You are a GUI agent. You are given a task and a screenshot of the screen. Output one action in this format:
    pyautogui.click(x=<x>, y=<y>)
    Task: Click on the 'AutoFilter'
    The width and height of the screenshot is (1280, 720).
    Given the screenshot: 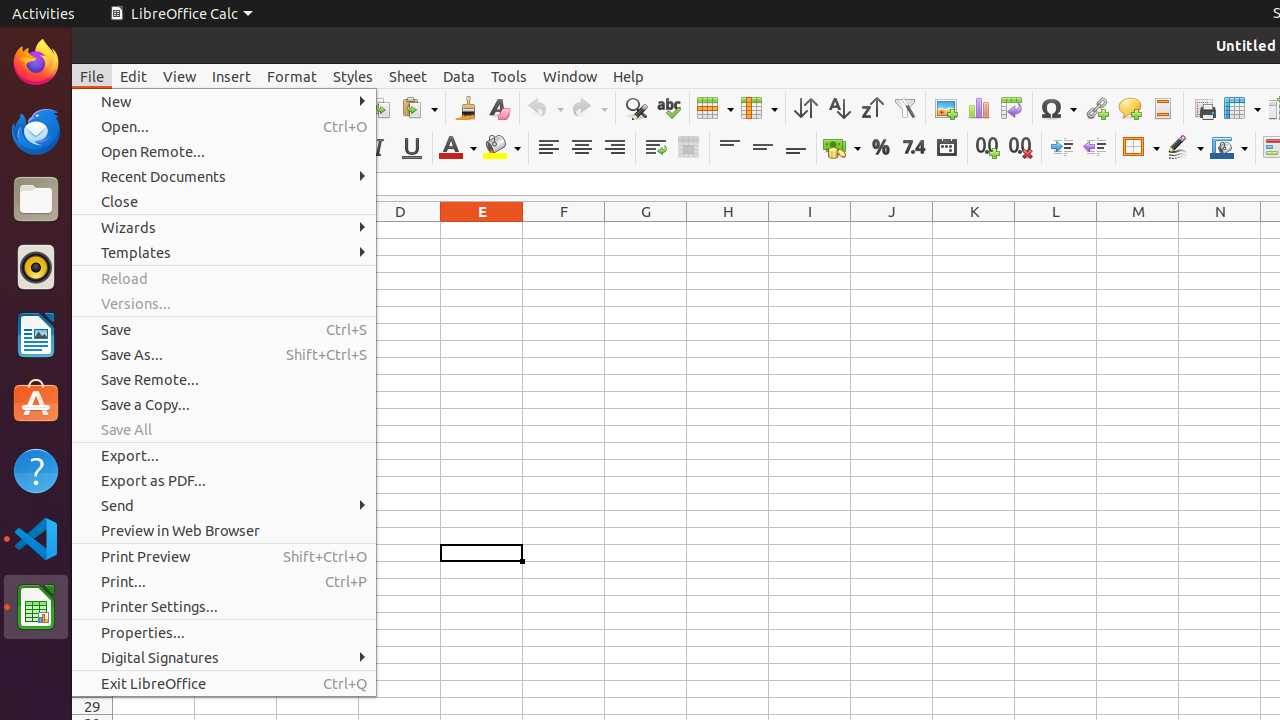 What is the action you would take?
    pyautogui.click(x=903, y=108)
    